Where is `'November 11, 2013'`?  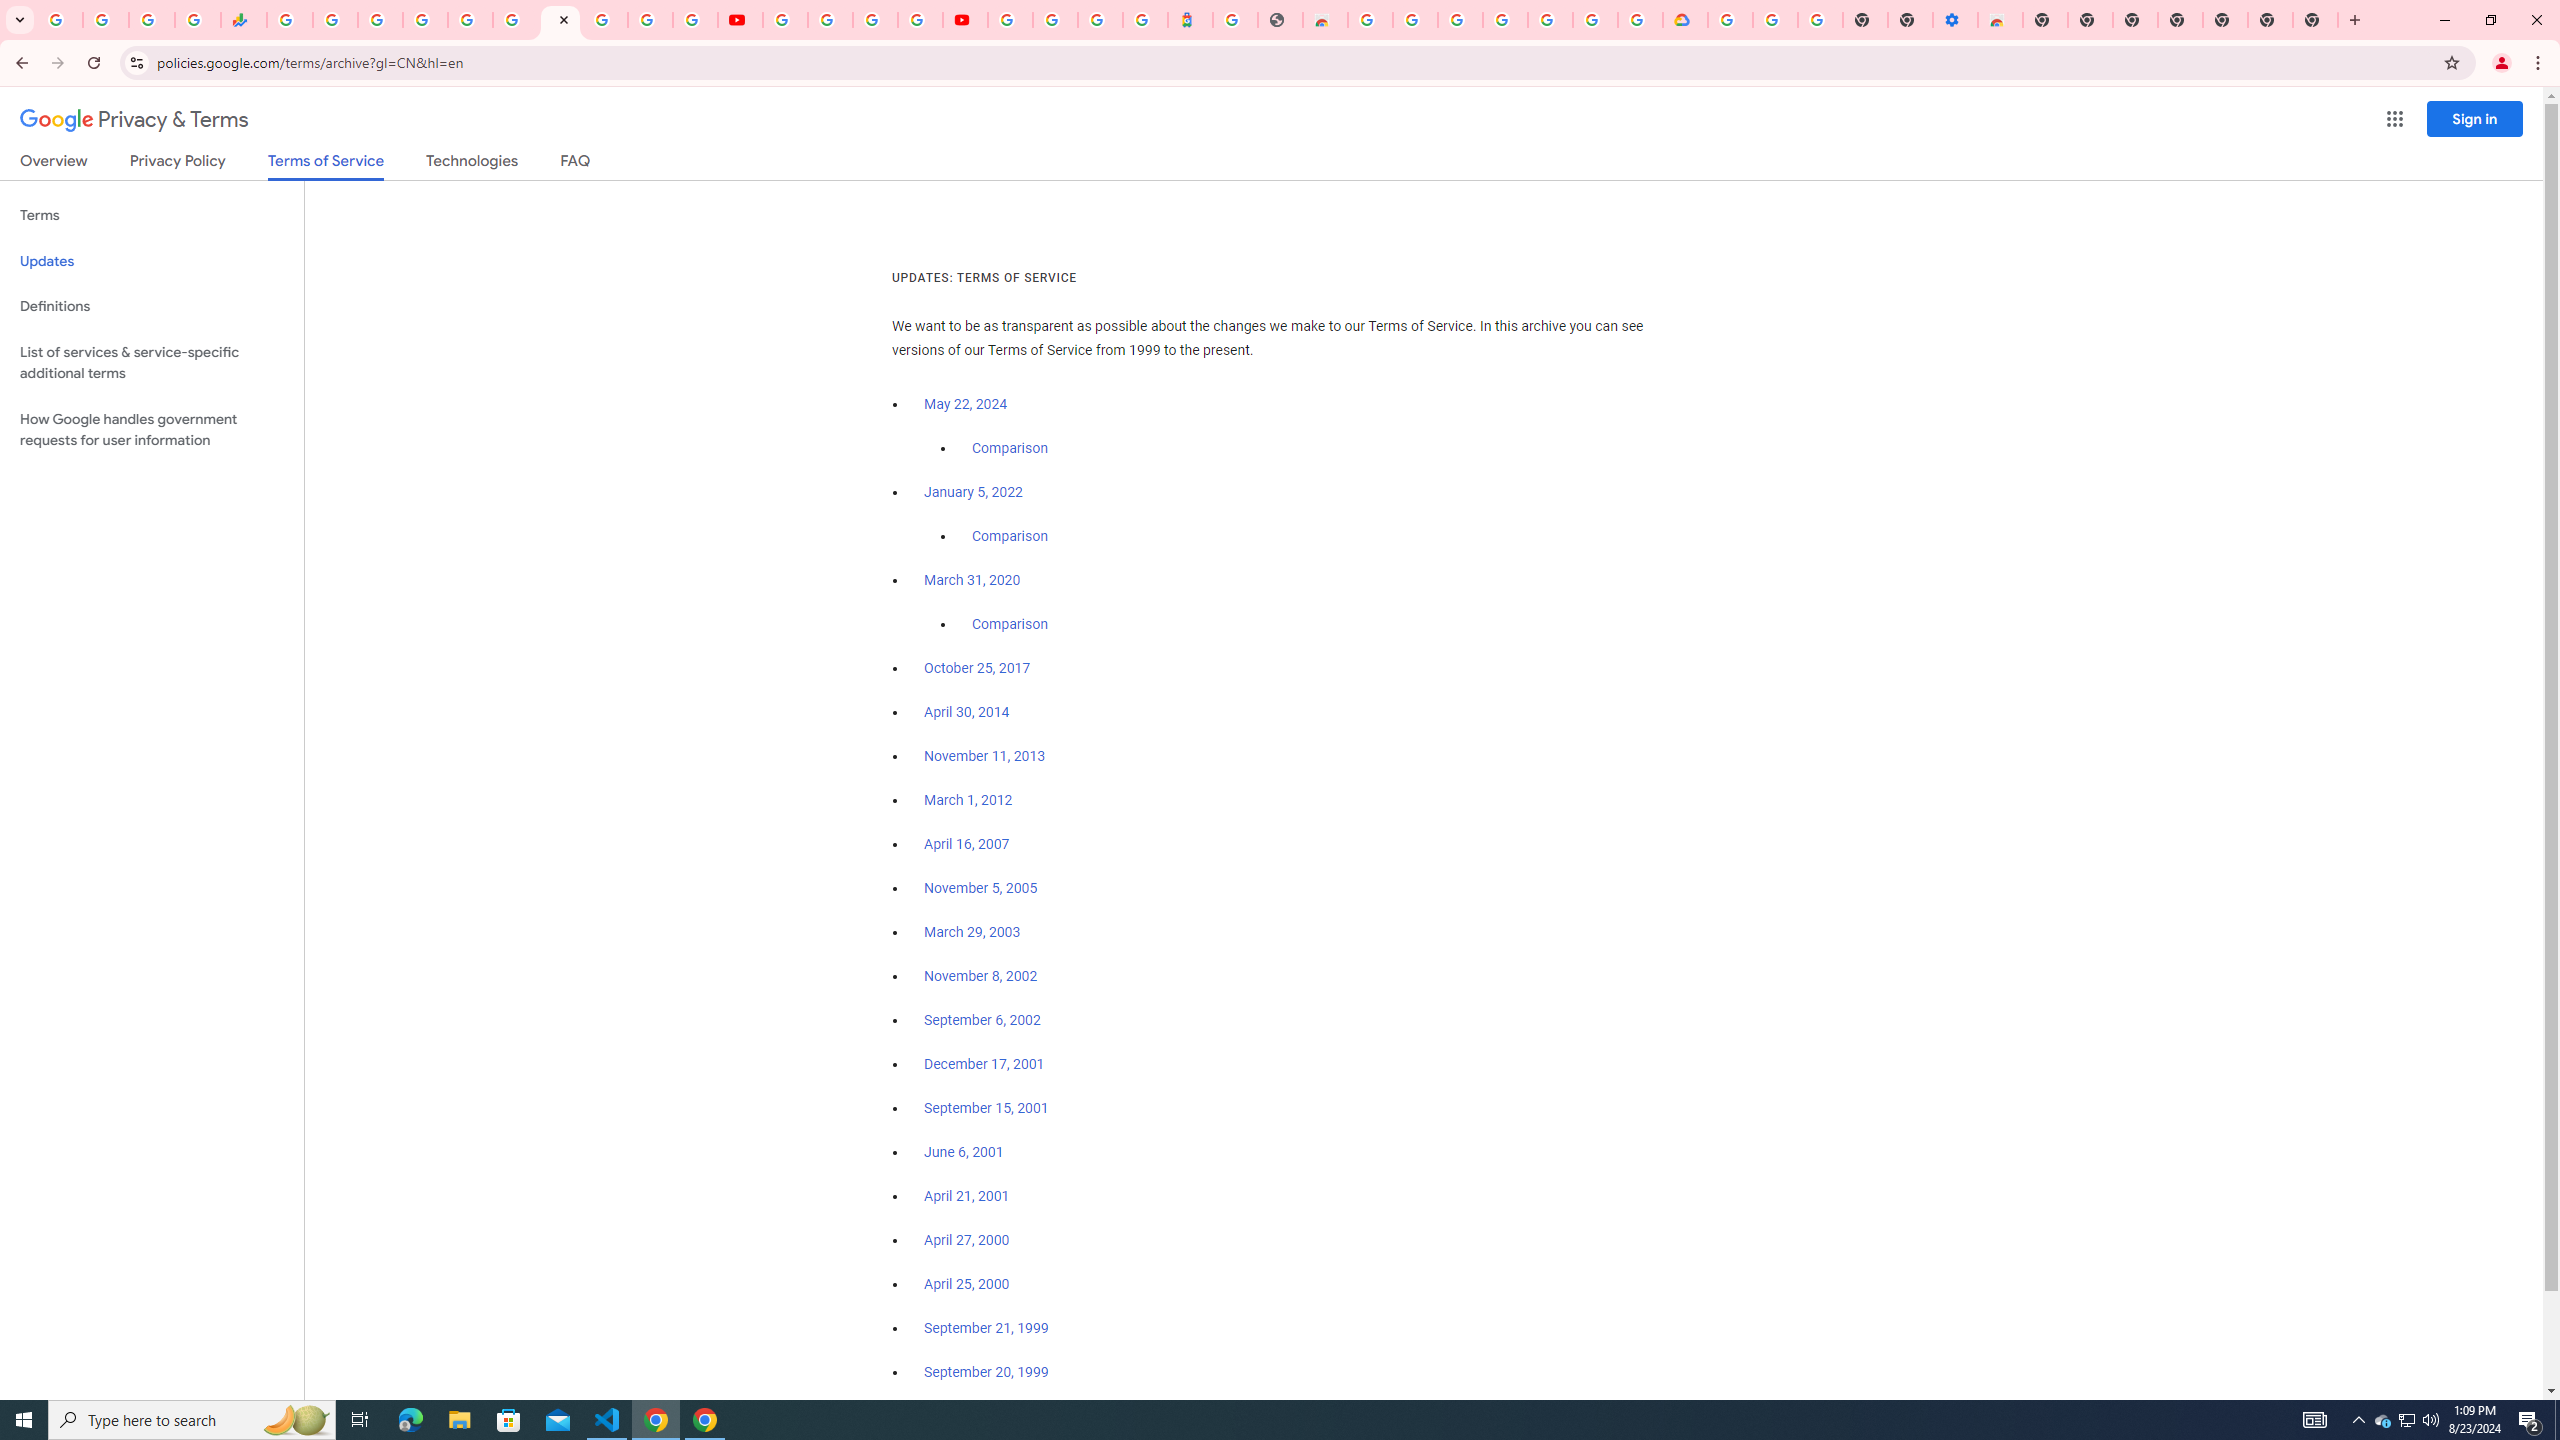 'November 11, 2013' is located at coordinates (985, 755).